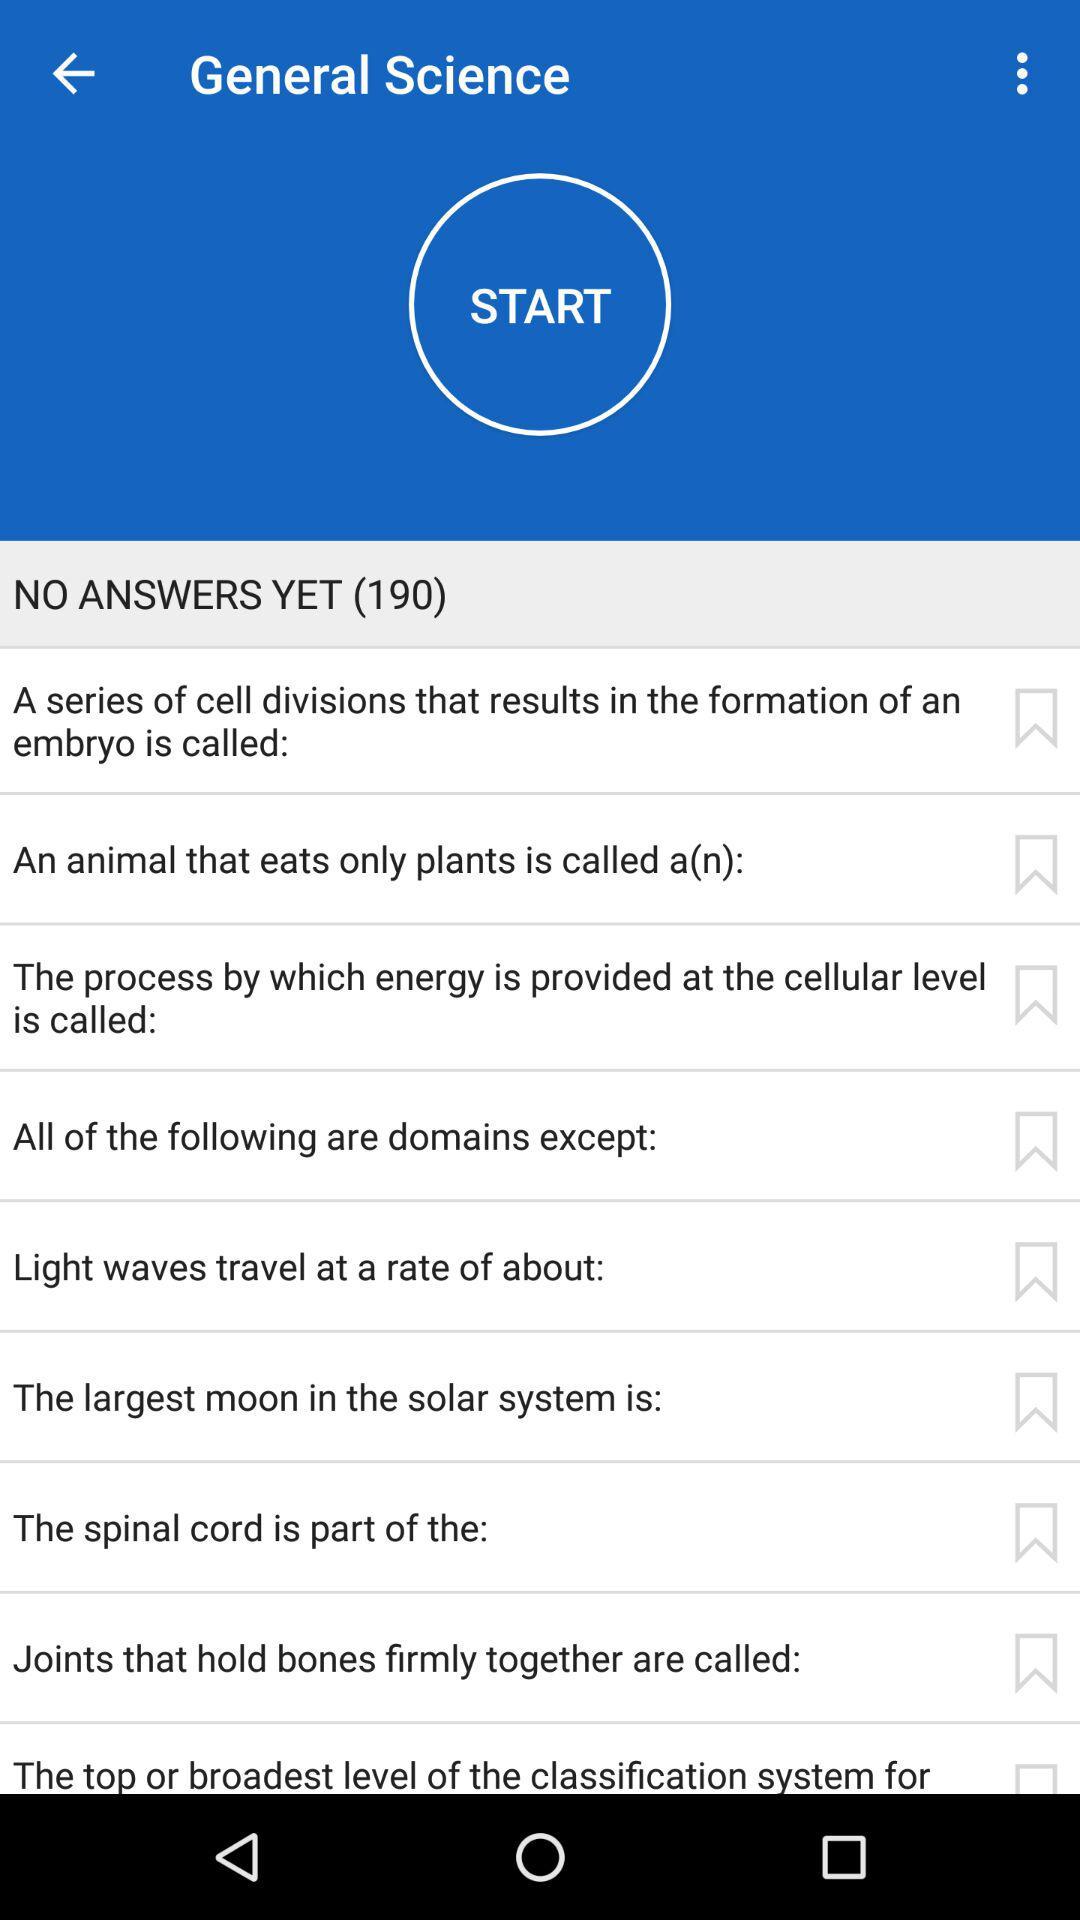 Image resolution: width=1080 pixels, height=1920 pixels. I want to click on icon to the right of the the largest moon icon, so click(1035, 1401).